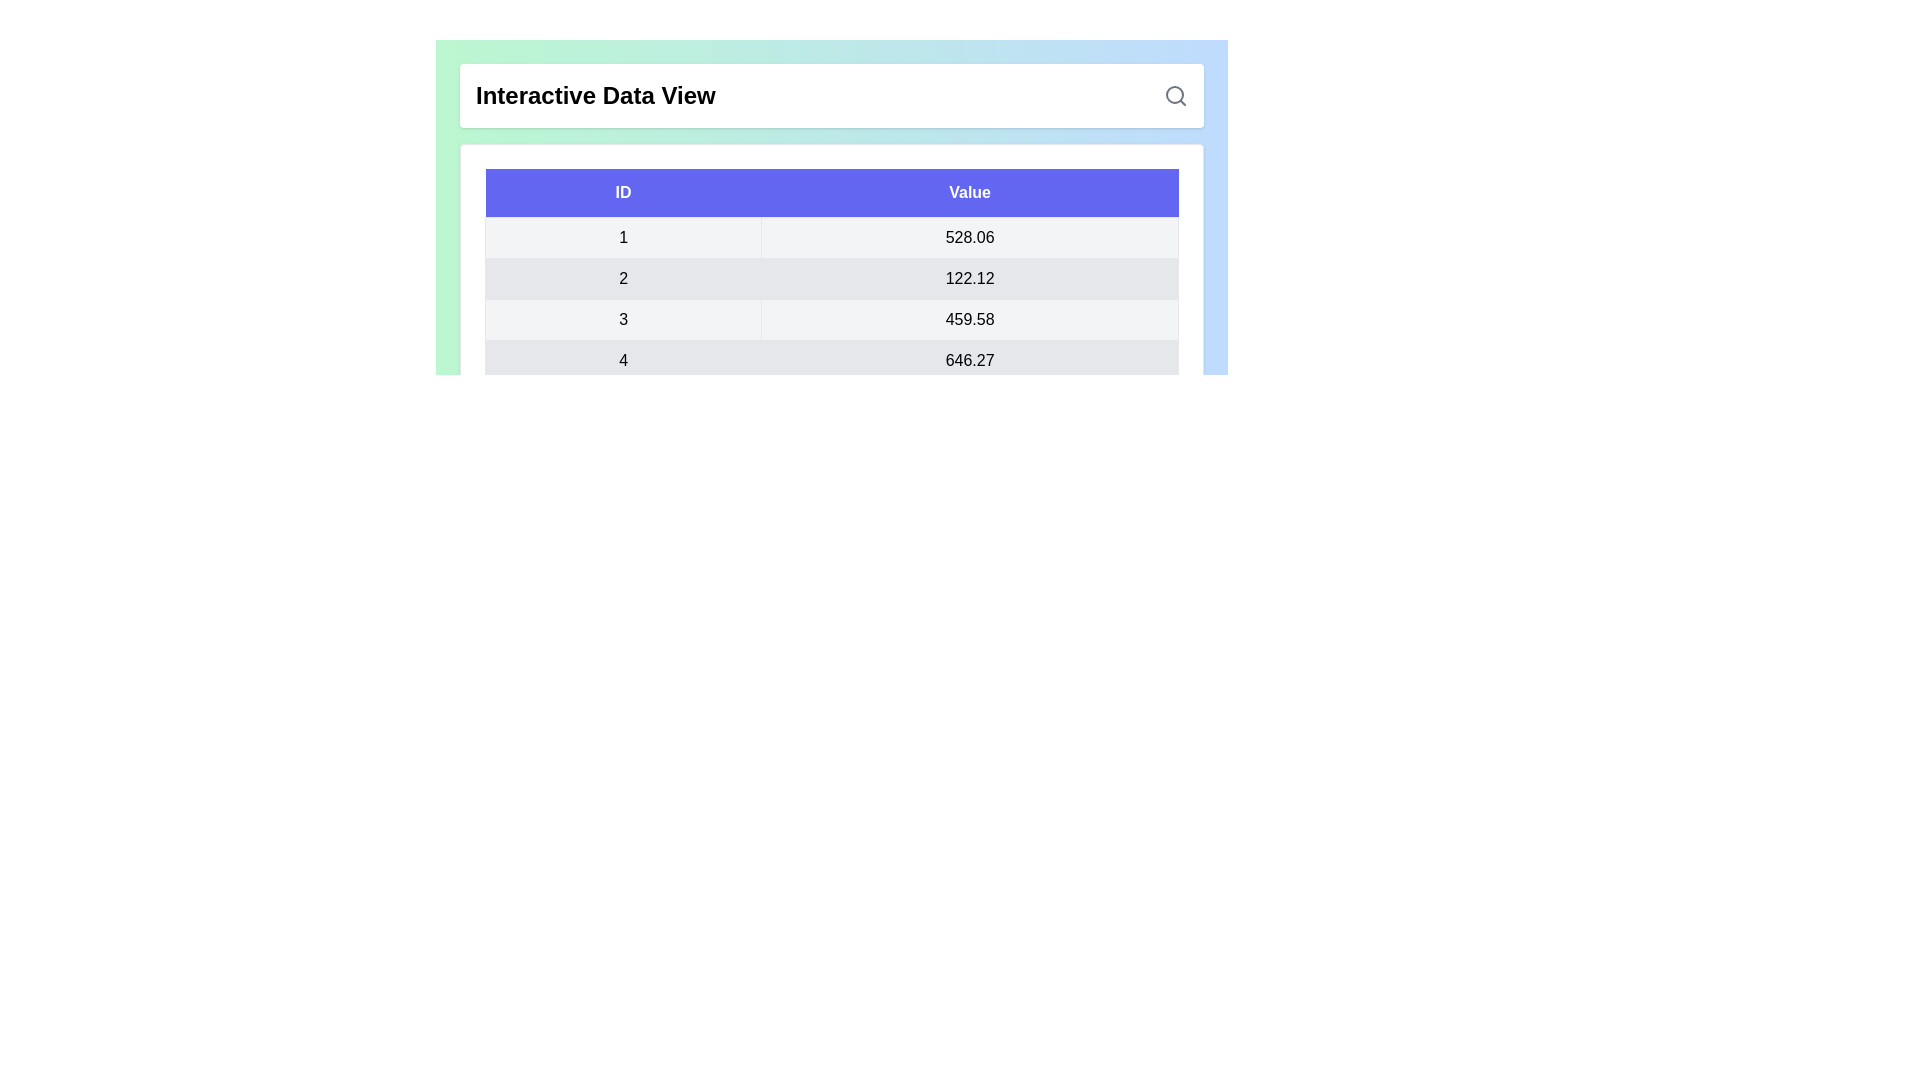 The height and width of the screenshot is (1080, 1920). What do you see at coordinates (970, 193) in the screenshot?
I see `the column header Value to sort the table` at bounding box center [970, 193].